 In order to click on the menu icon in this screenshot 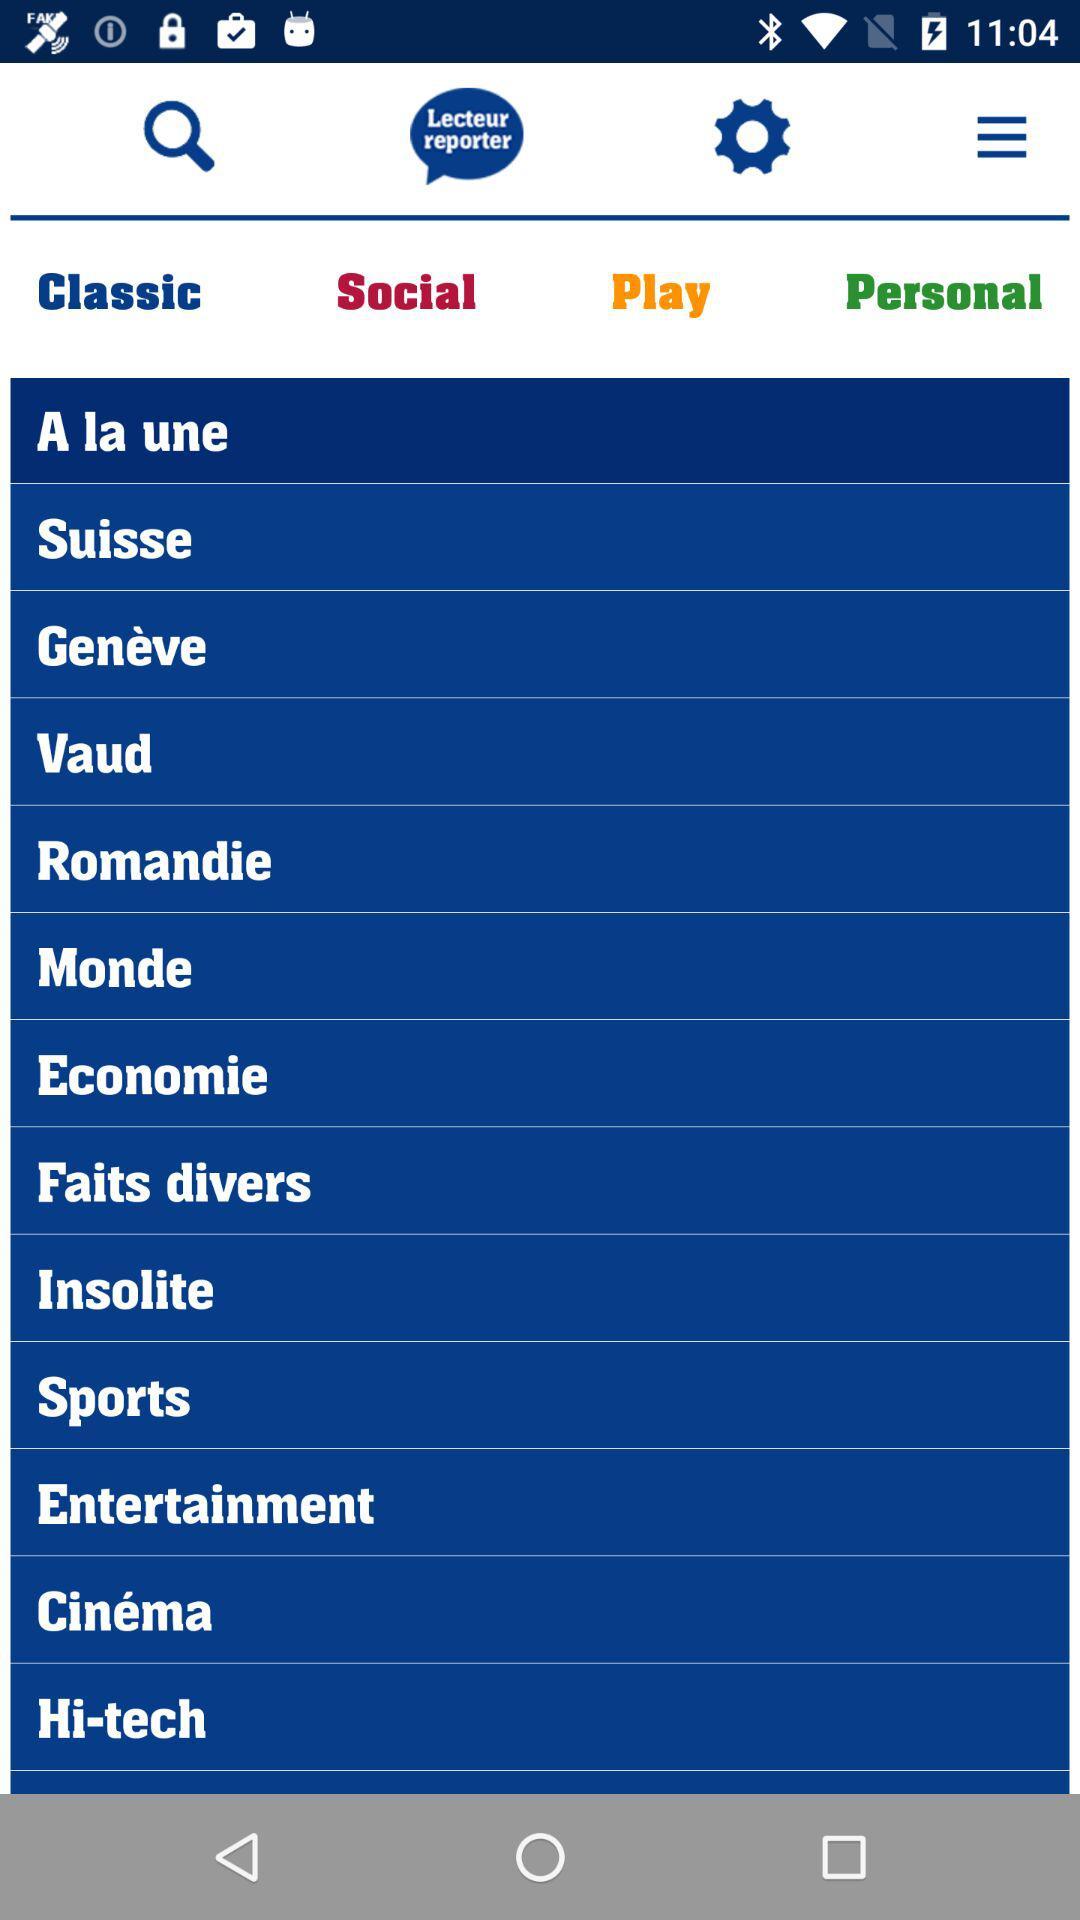, I will do `click(1001, 135)`.